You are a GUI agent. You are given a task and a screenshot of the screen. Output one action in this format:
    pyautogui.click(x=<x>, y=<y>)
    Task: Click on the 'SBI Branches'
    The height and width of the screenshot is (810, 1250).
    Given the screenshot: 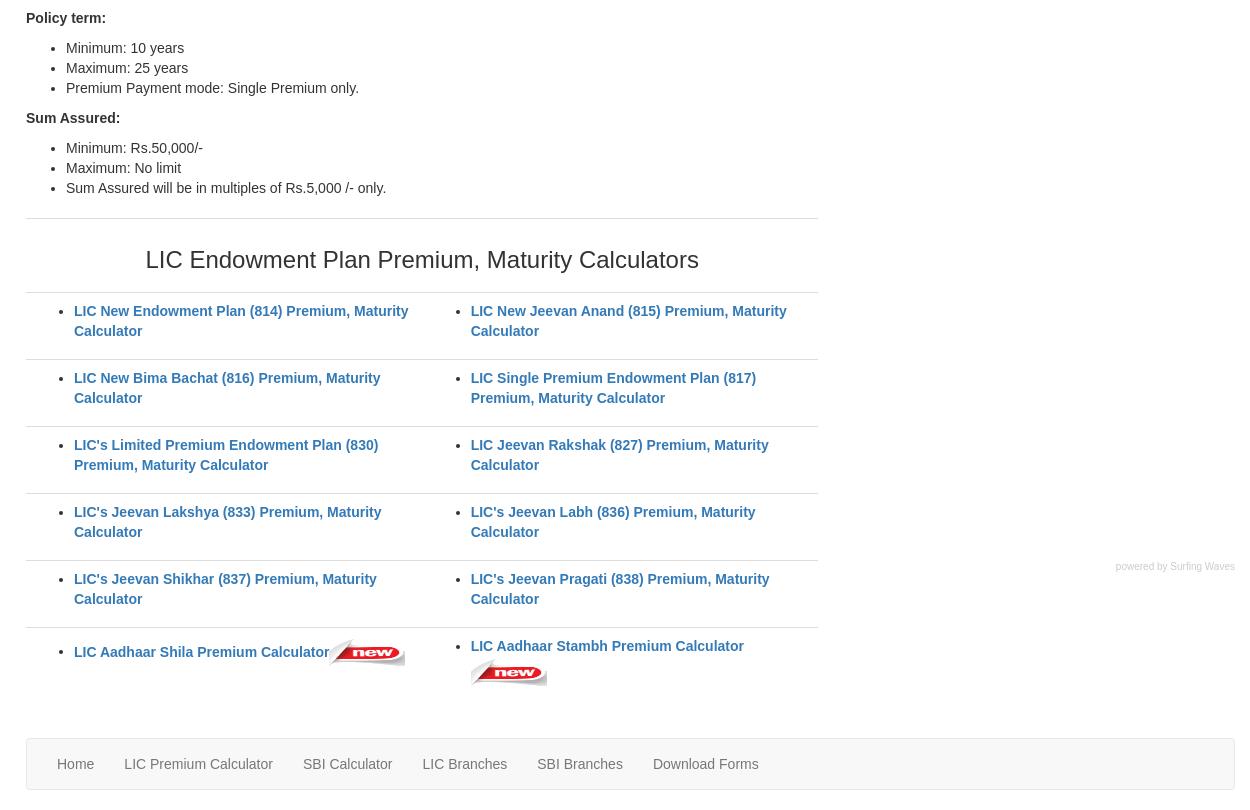 What is the action you would take?
    pyautogui.click(x=578, y=762)
    